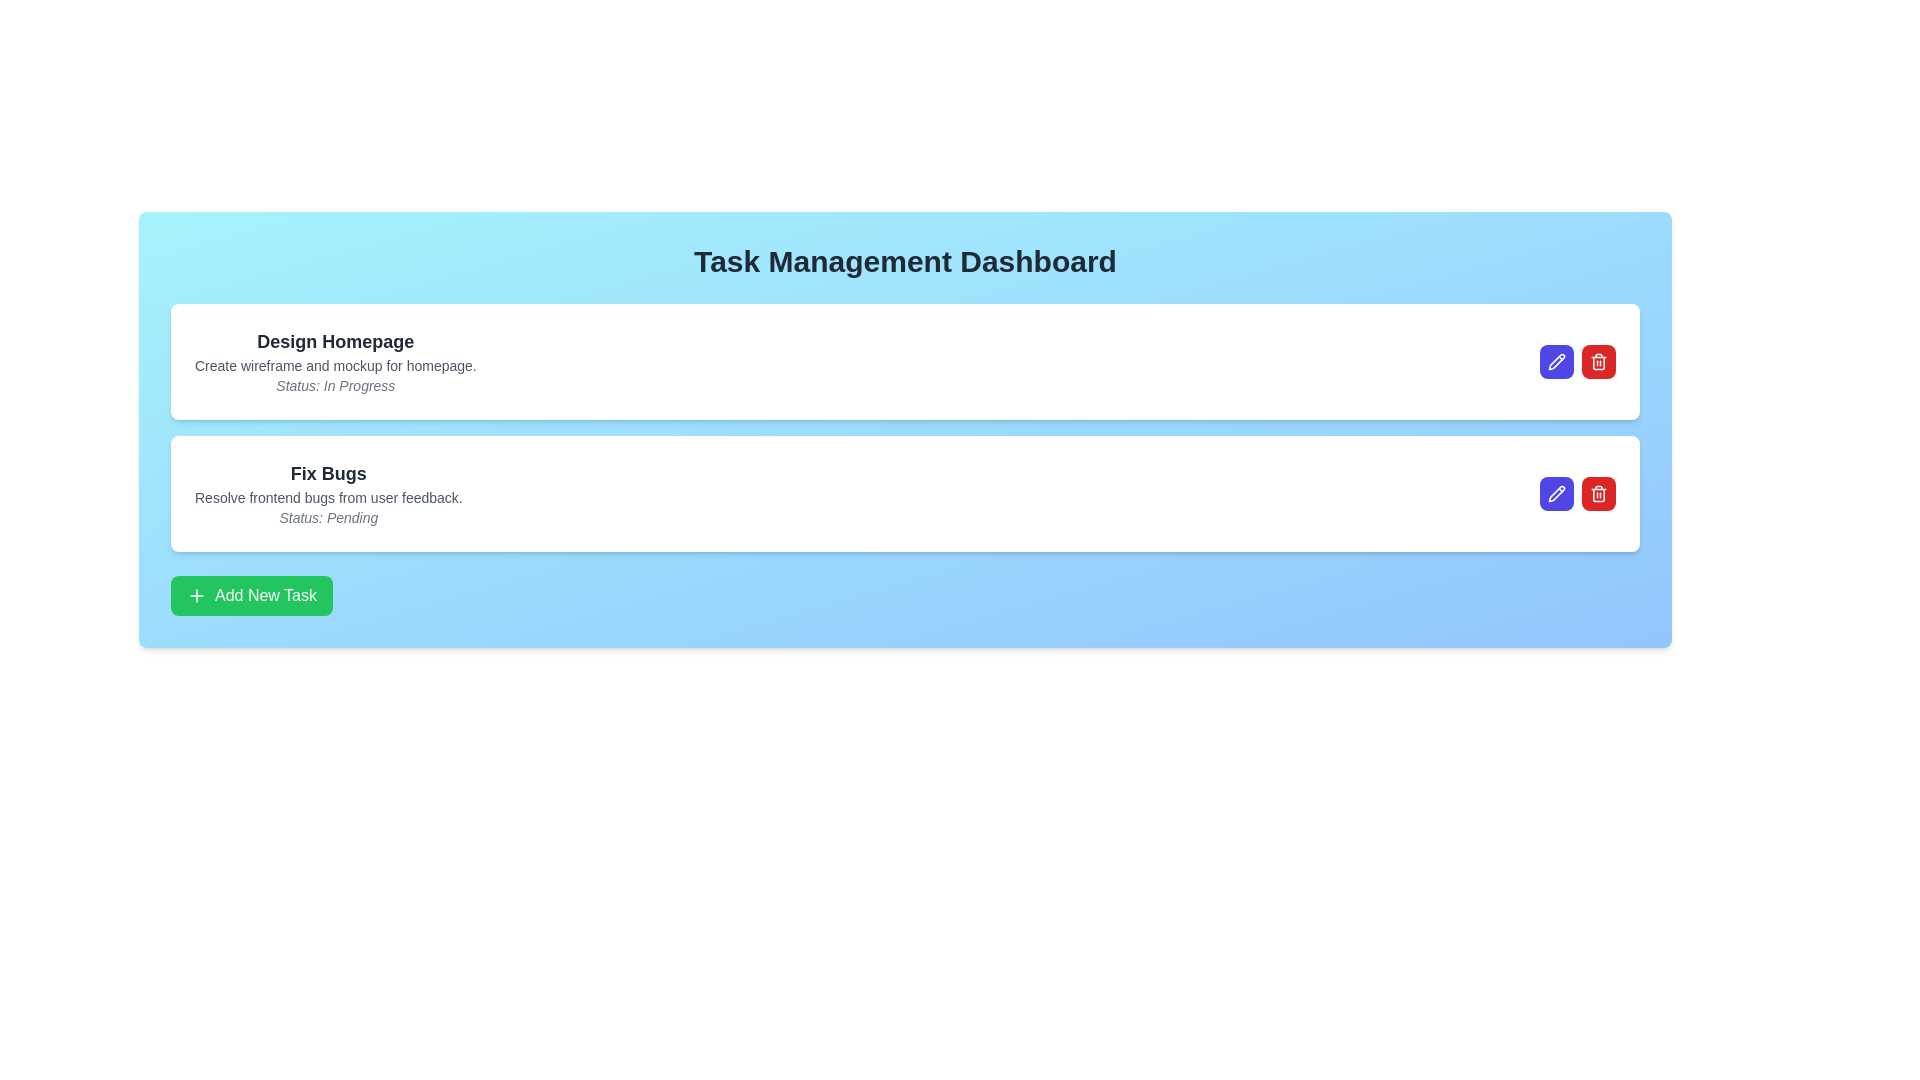 Image resolution: width=1920 pixels, height=1080 pixels. Describe the element at coordinates (1597, 493) in the screenshot. I see `the delete button for the 'Fix Bugs' task item located at the far right of the task card` at that location.